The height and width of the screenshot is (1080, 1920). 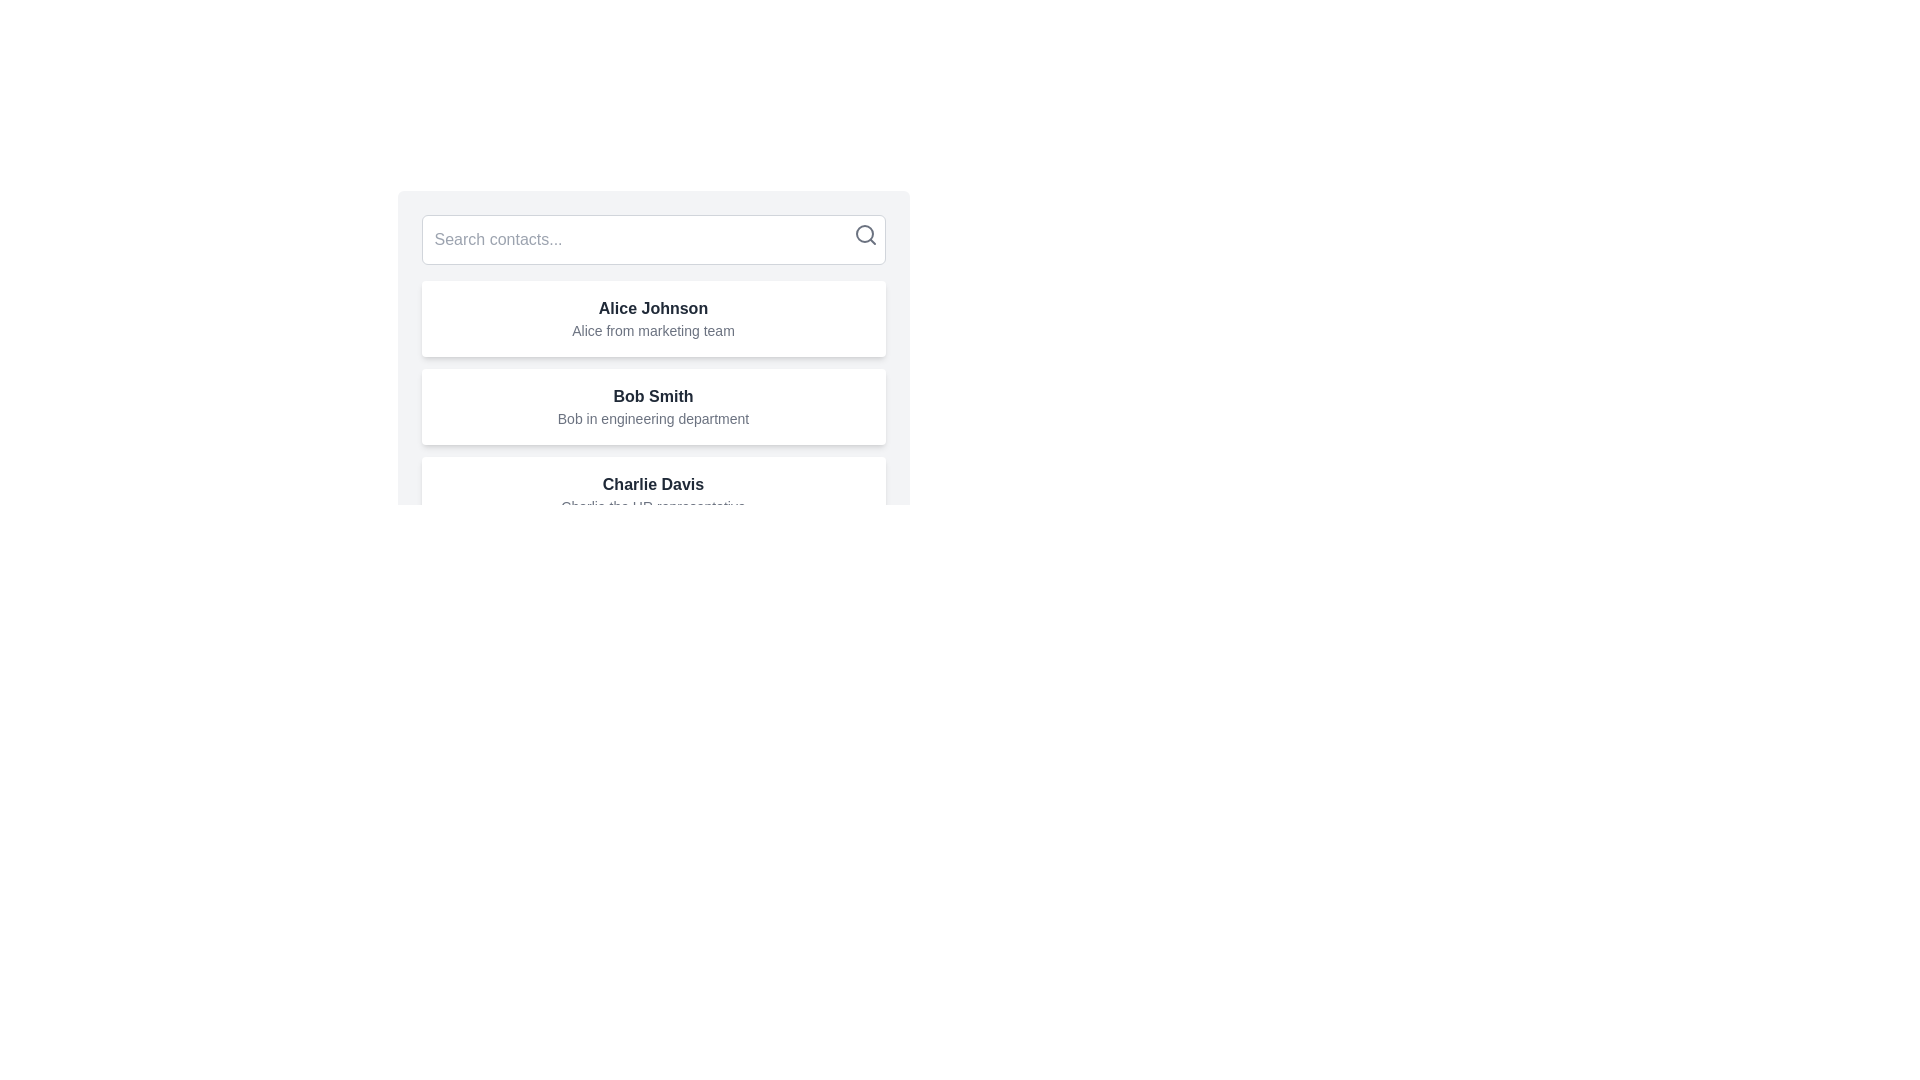 I want to click on the inner circle of the SVG icon with a gray outline located at the top-right corner of the search bar to inspect it, so click(x=864, y=233).